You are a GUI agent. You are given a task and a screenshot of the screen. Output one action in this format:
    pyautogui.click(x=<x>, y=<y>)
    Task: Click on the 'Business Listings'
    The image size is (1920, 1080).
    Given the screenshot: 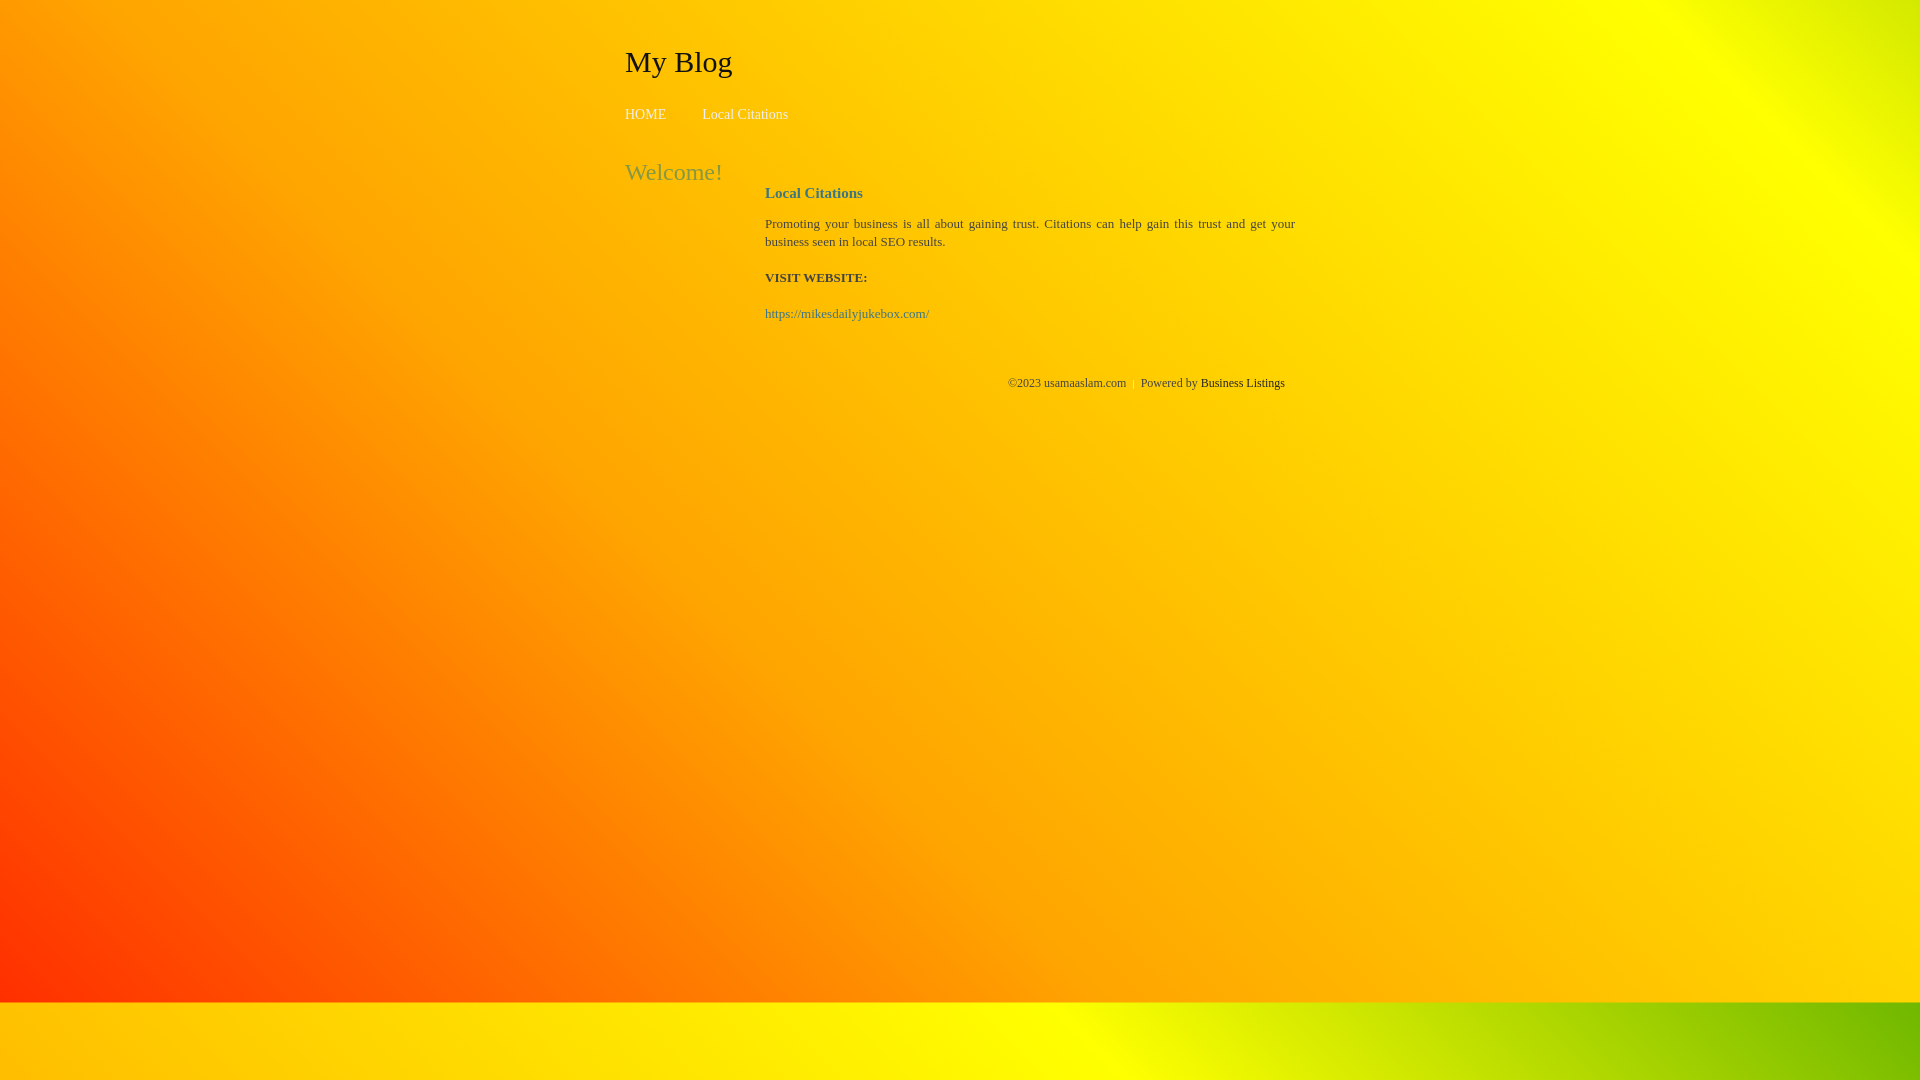 What is the action you would take?
    pyautogui.click(x=1242, y=382)
    